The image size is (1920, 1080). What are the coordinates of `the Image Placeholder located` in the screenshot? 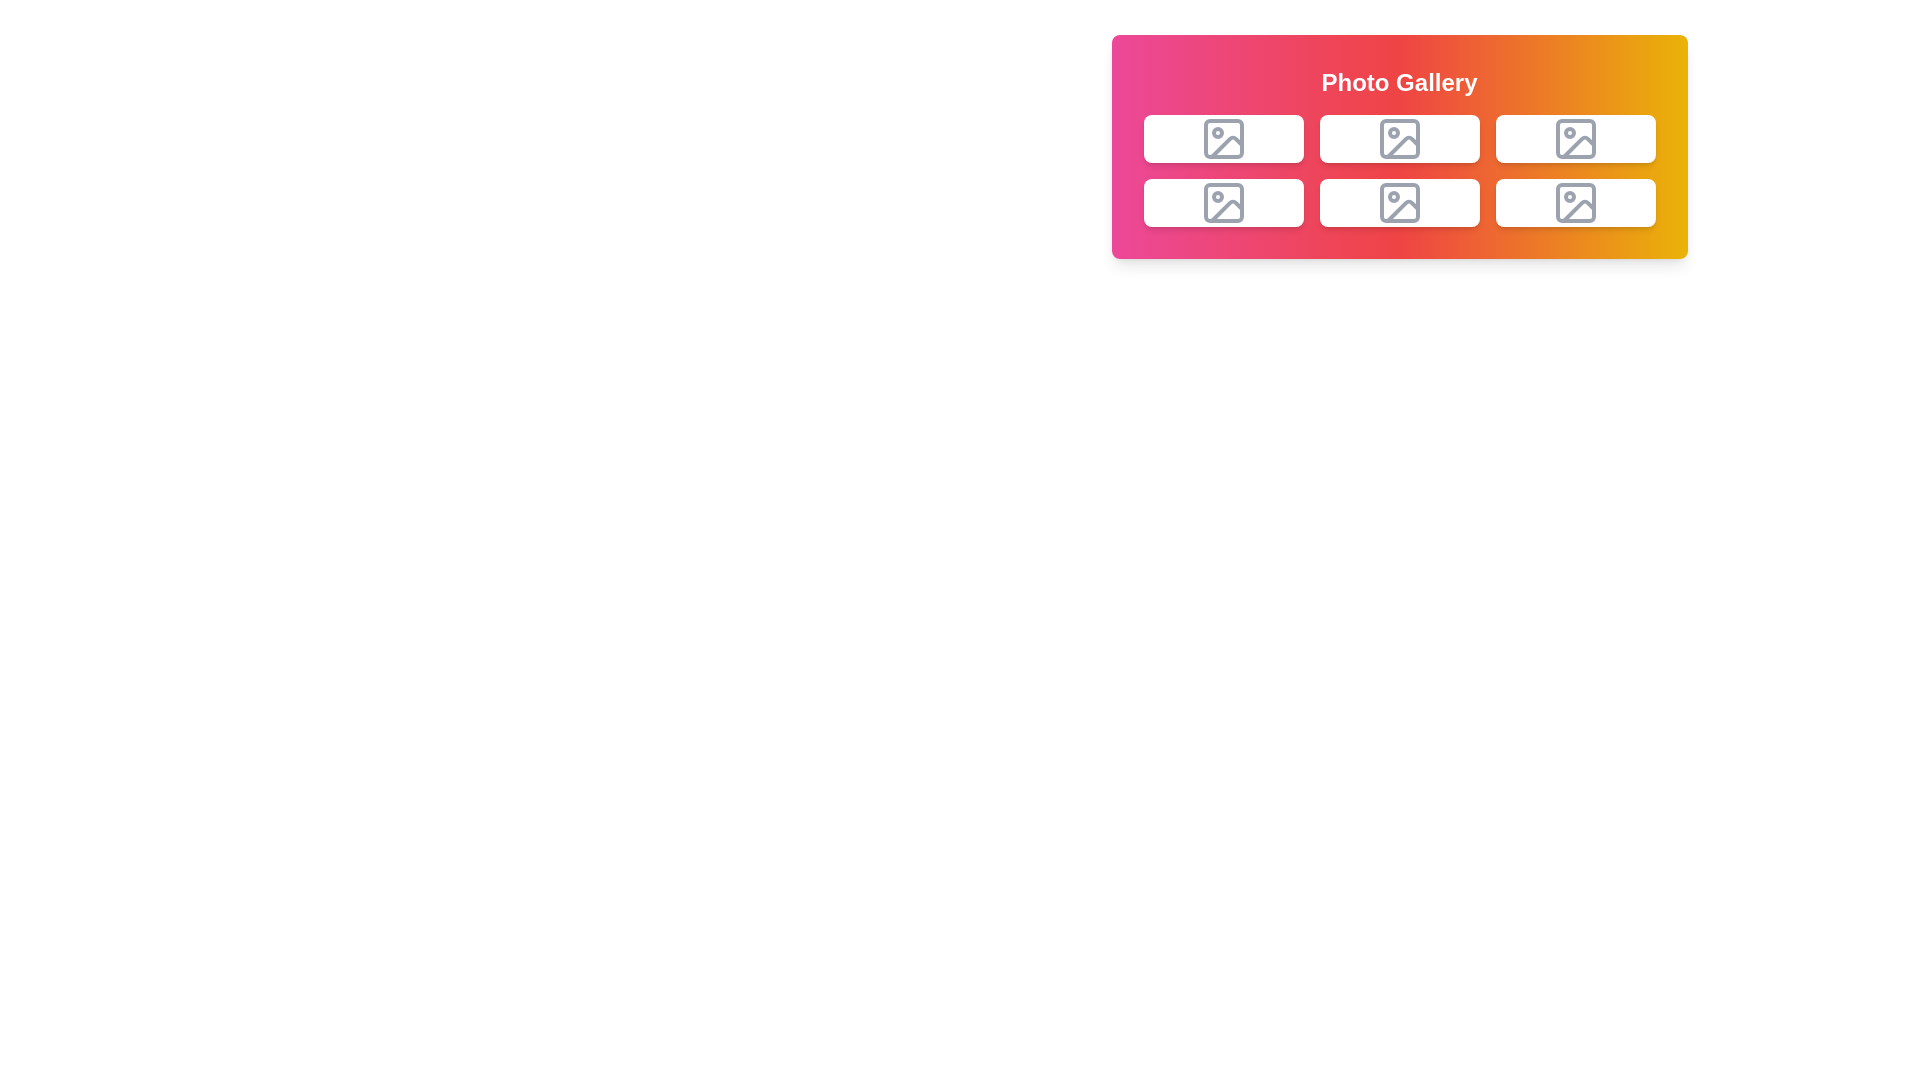 It's located at (1574, 203).